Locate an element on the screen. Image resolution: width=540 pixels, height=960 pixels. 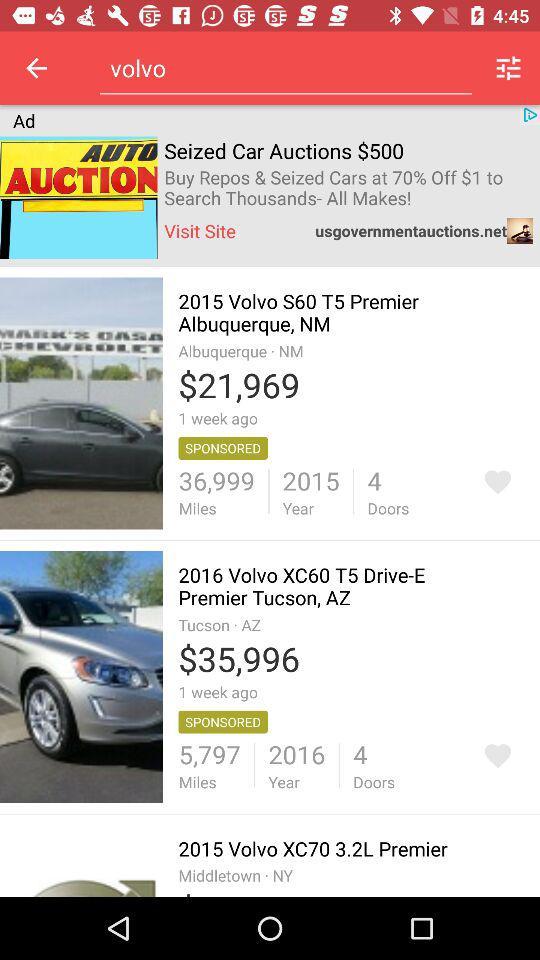
item below the seized car auctions icon is located at coordinates (347, 188).